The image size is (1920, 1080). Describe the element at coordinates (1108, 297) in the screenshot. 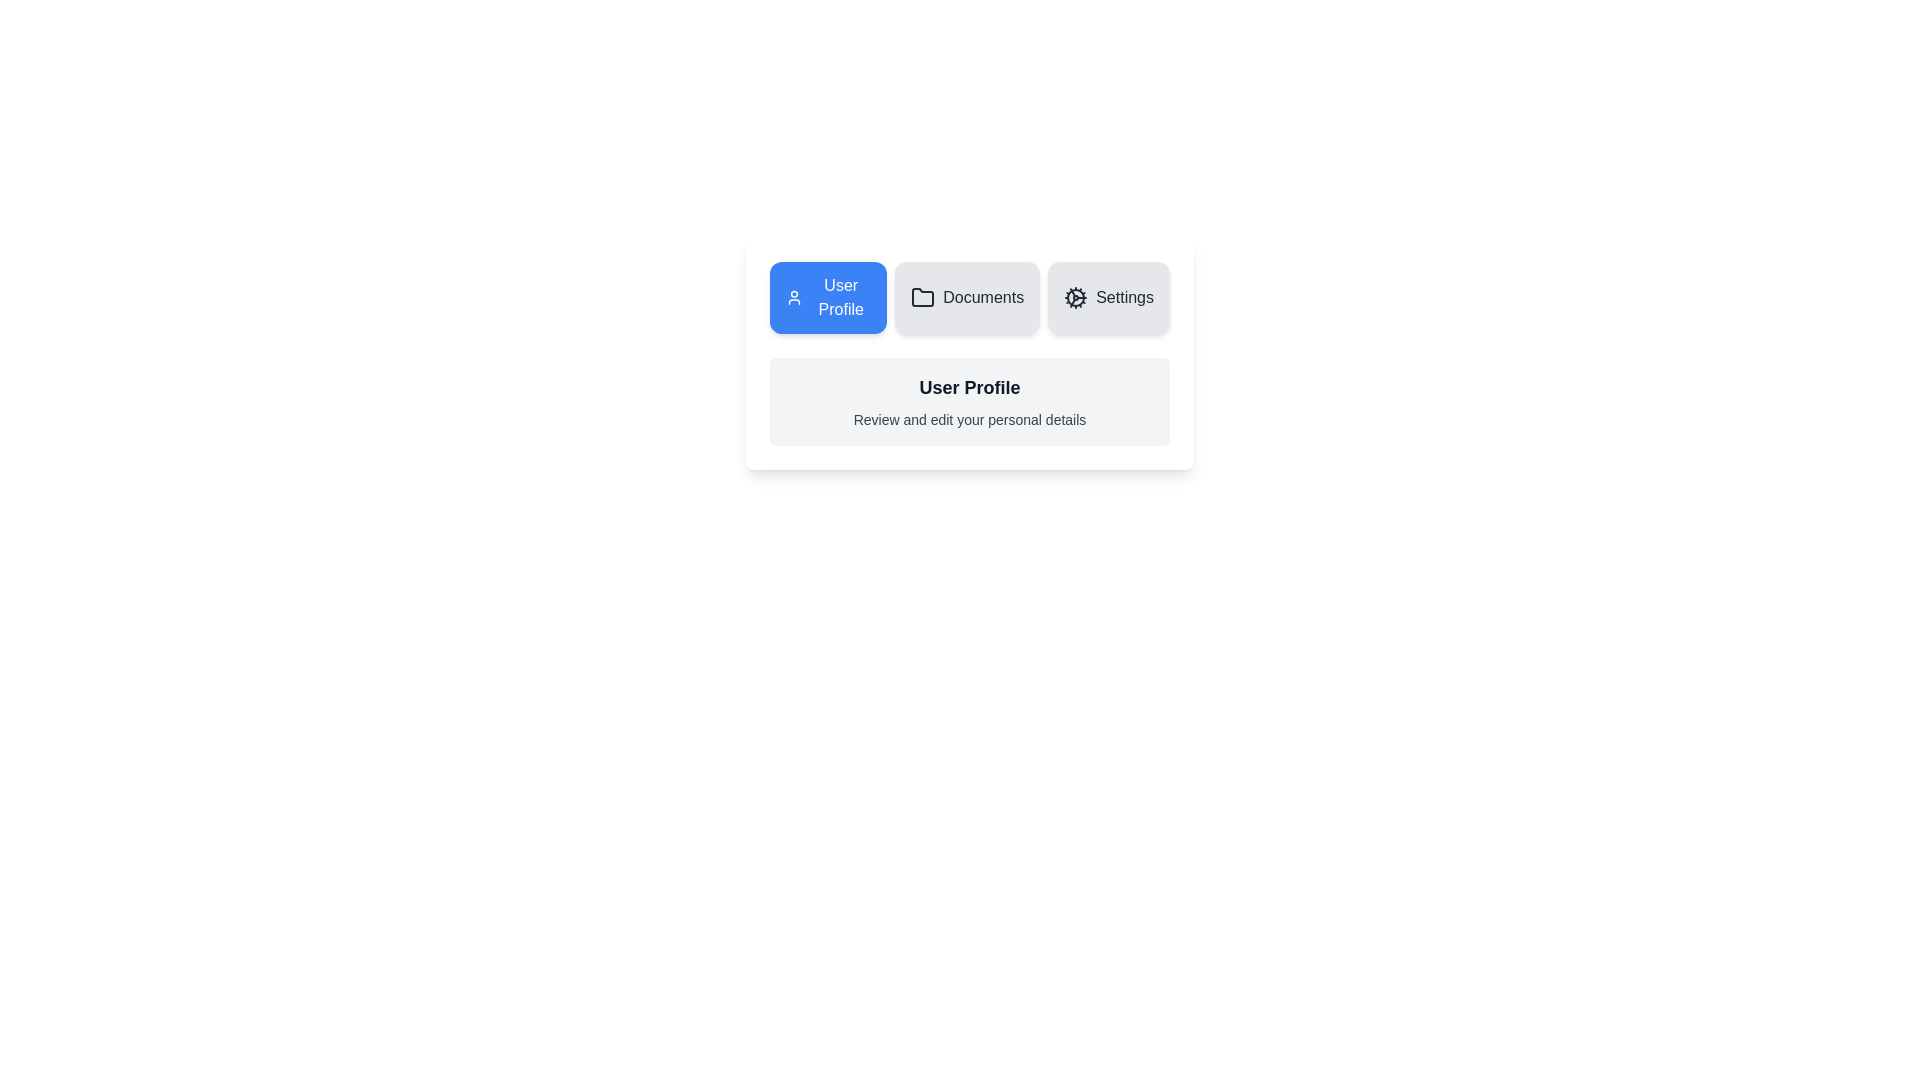

I see `the tab labeled Settings` at that location.